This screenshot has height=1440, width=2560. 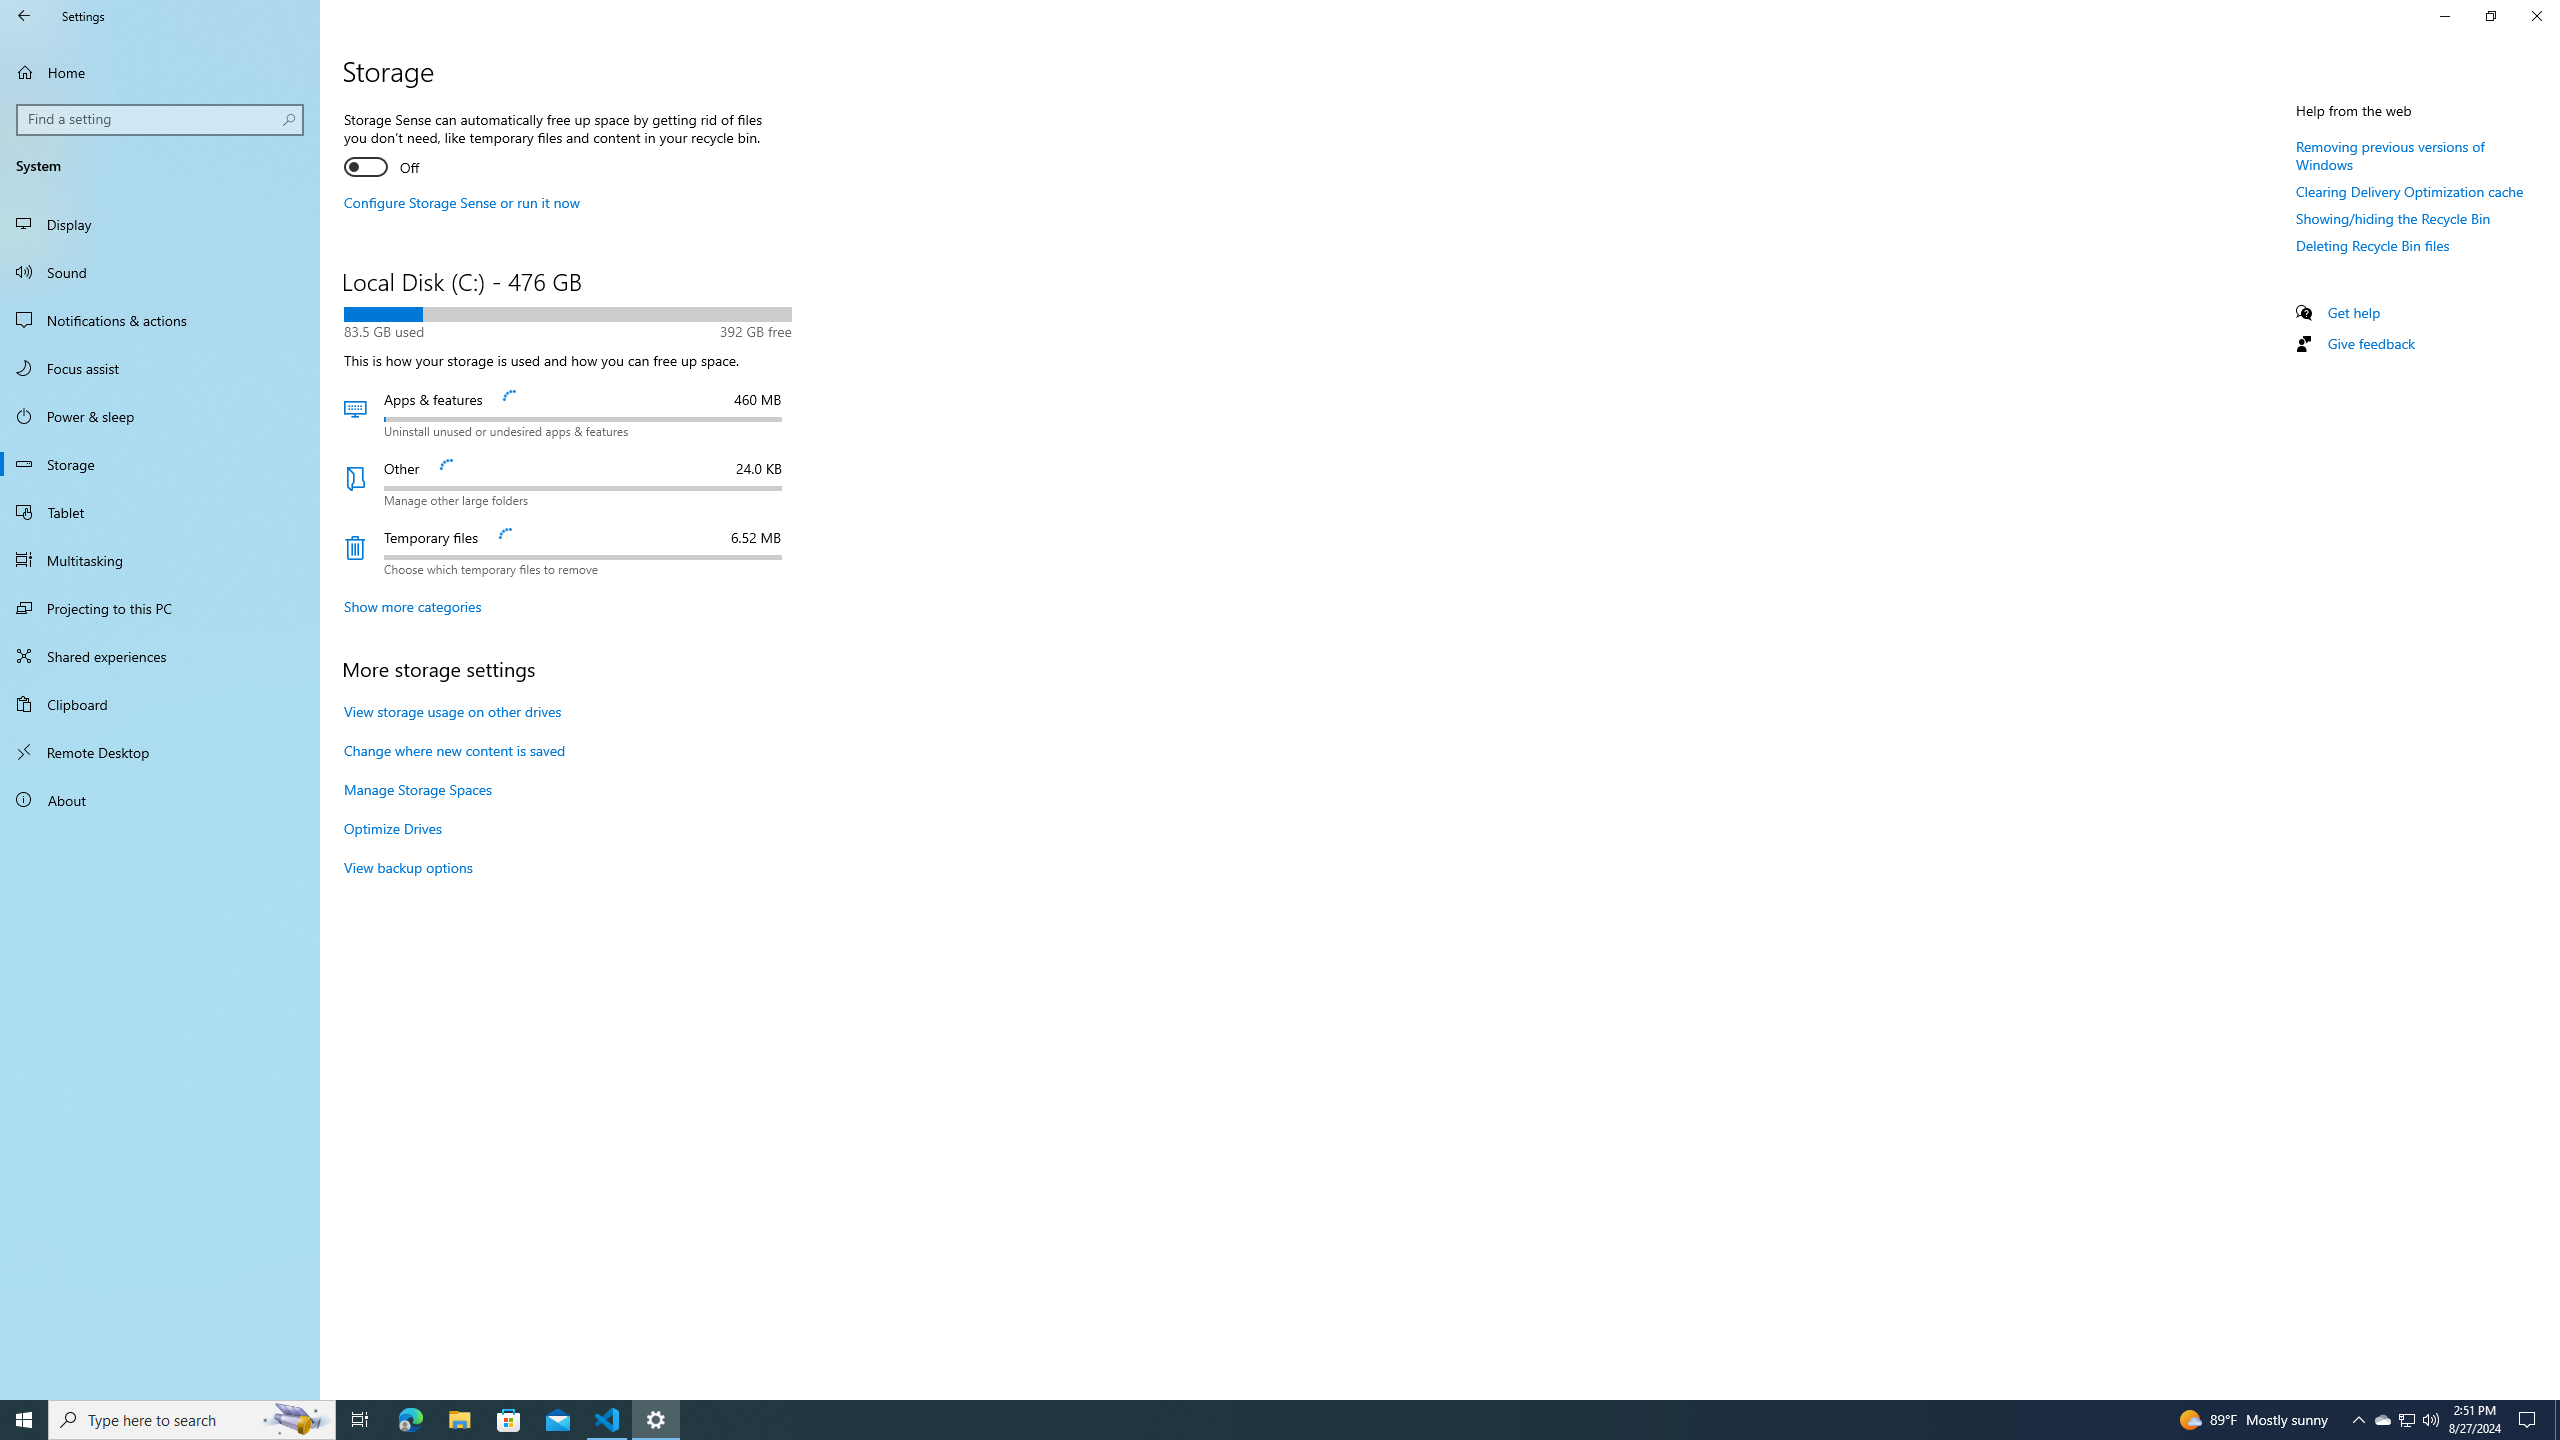 I want to click on 'Q2790: 100%', so click(x=2429, y=1418).